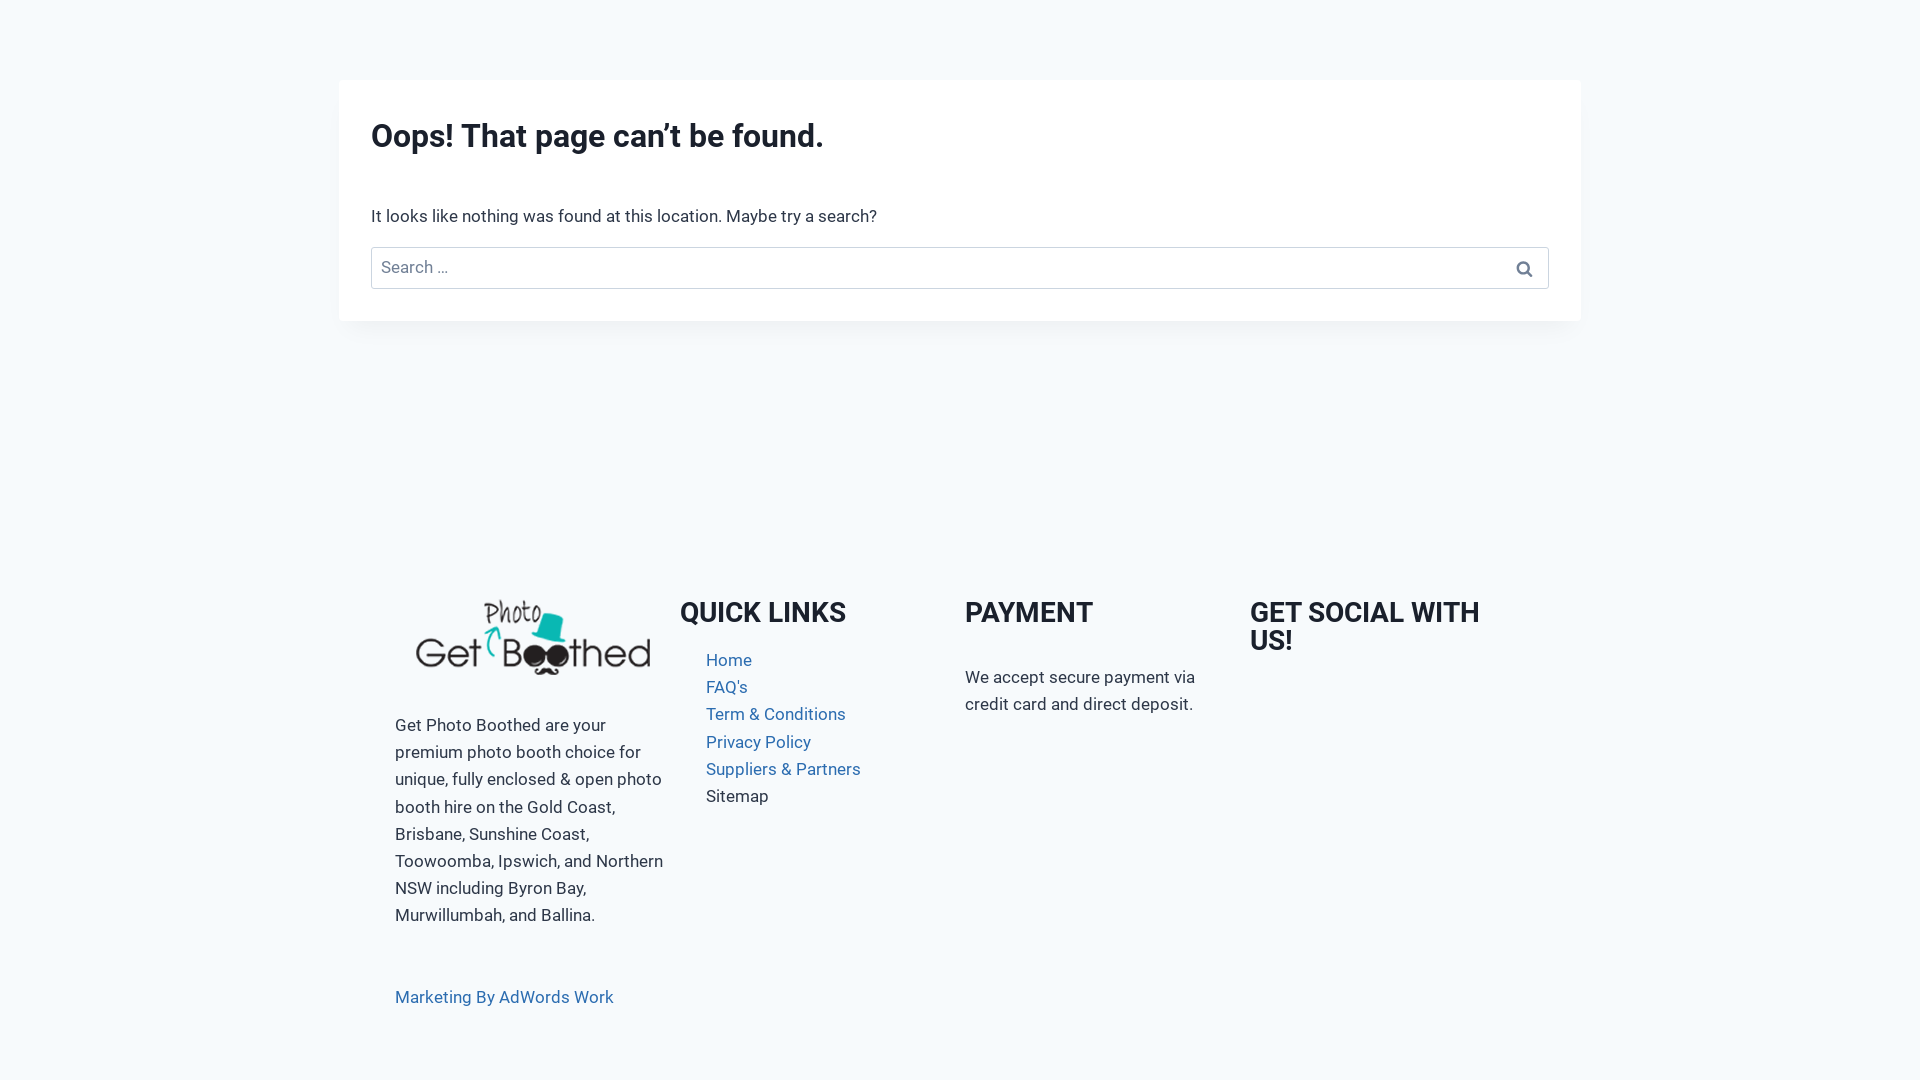  I want to click on 'FAQ's', so click(817, 686).